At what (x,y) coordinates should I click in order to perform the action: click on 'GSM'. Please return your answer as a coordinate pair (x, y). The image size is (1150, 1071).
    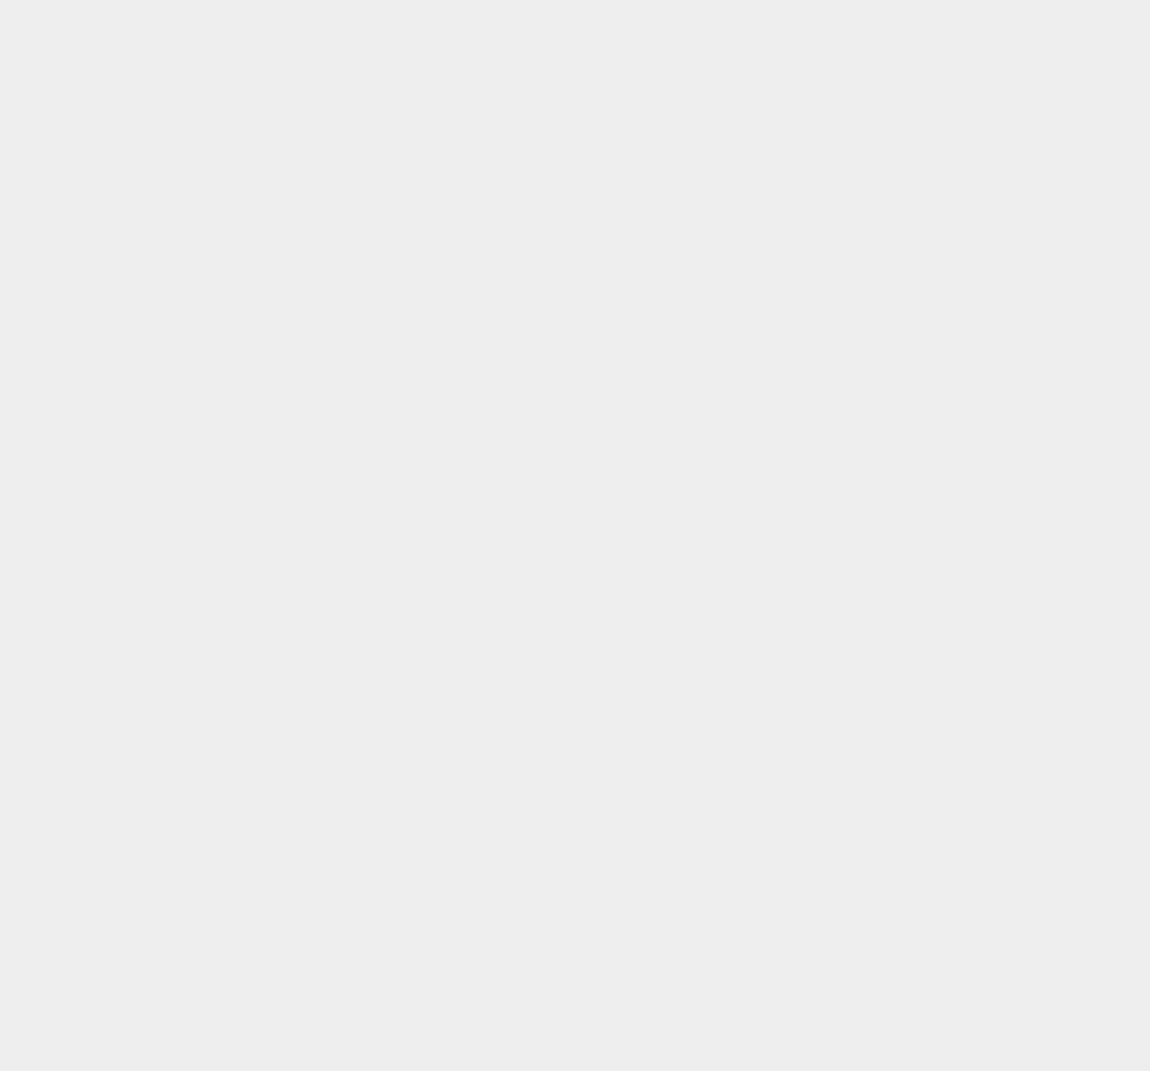
    Looking at the image, I should click on (827, 307).